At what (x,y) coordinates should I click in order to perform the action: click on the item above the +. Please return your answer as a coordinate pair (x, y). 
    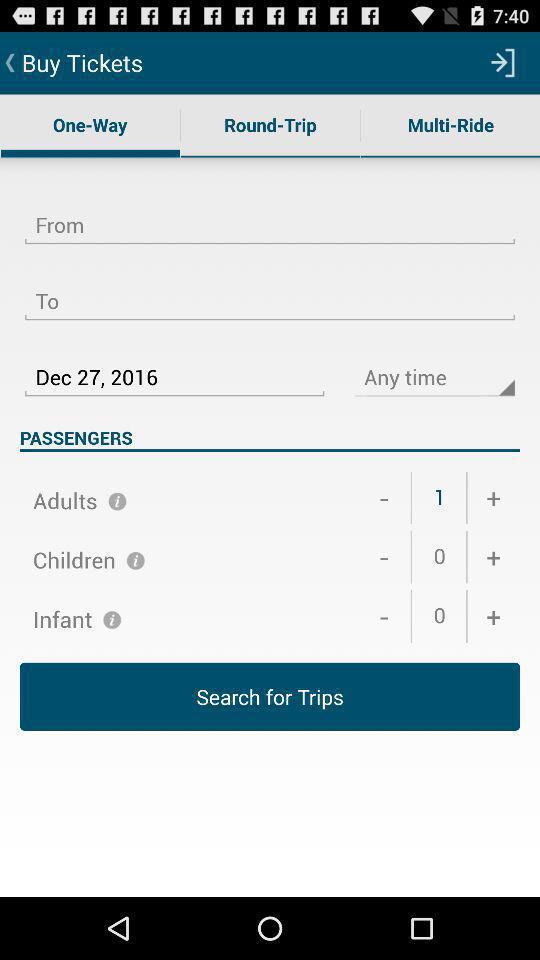
    Looking at the image, I should click on (492, 557).